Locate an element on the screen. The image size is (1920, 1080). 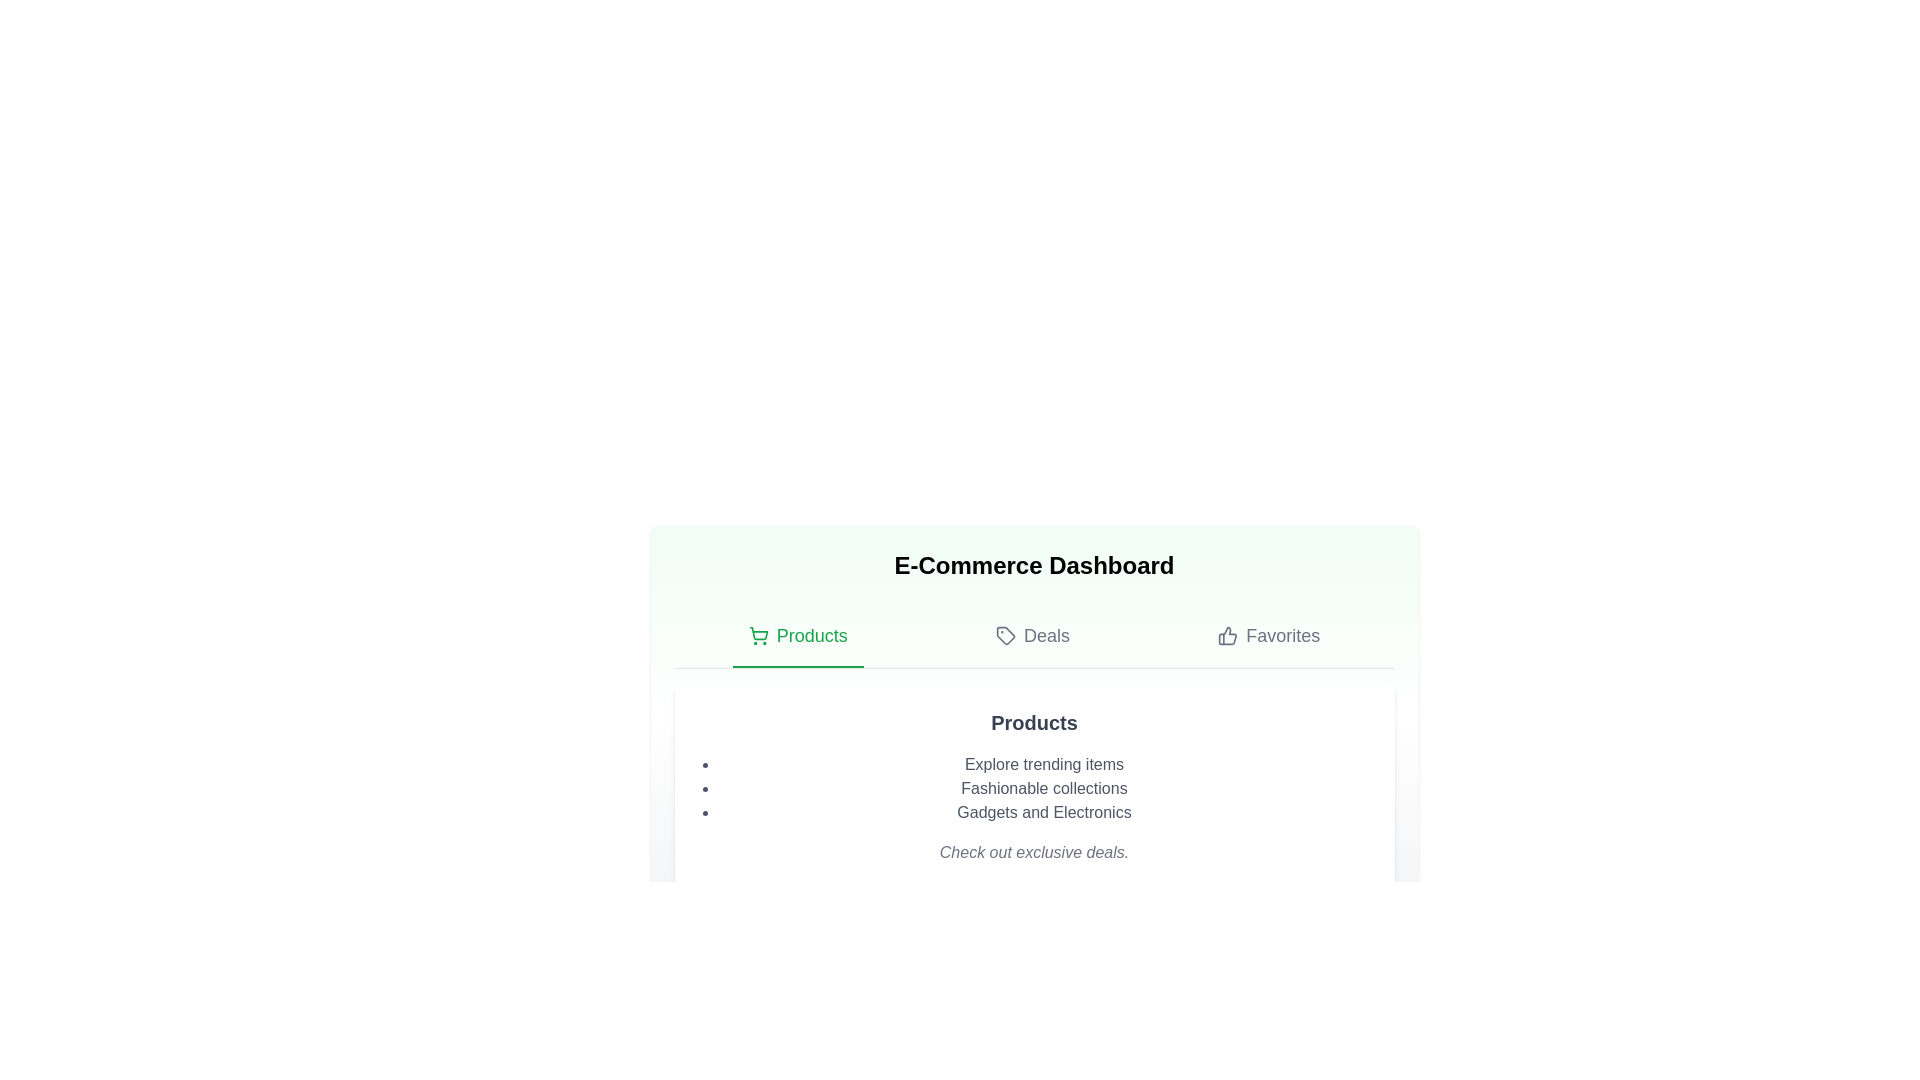
the 'Products' tab, which is the first tab in a horizontal list featuring a shopping cart icon and bold green text is located at coordinates (797, 636).